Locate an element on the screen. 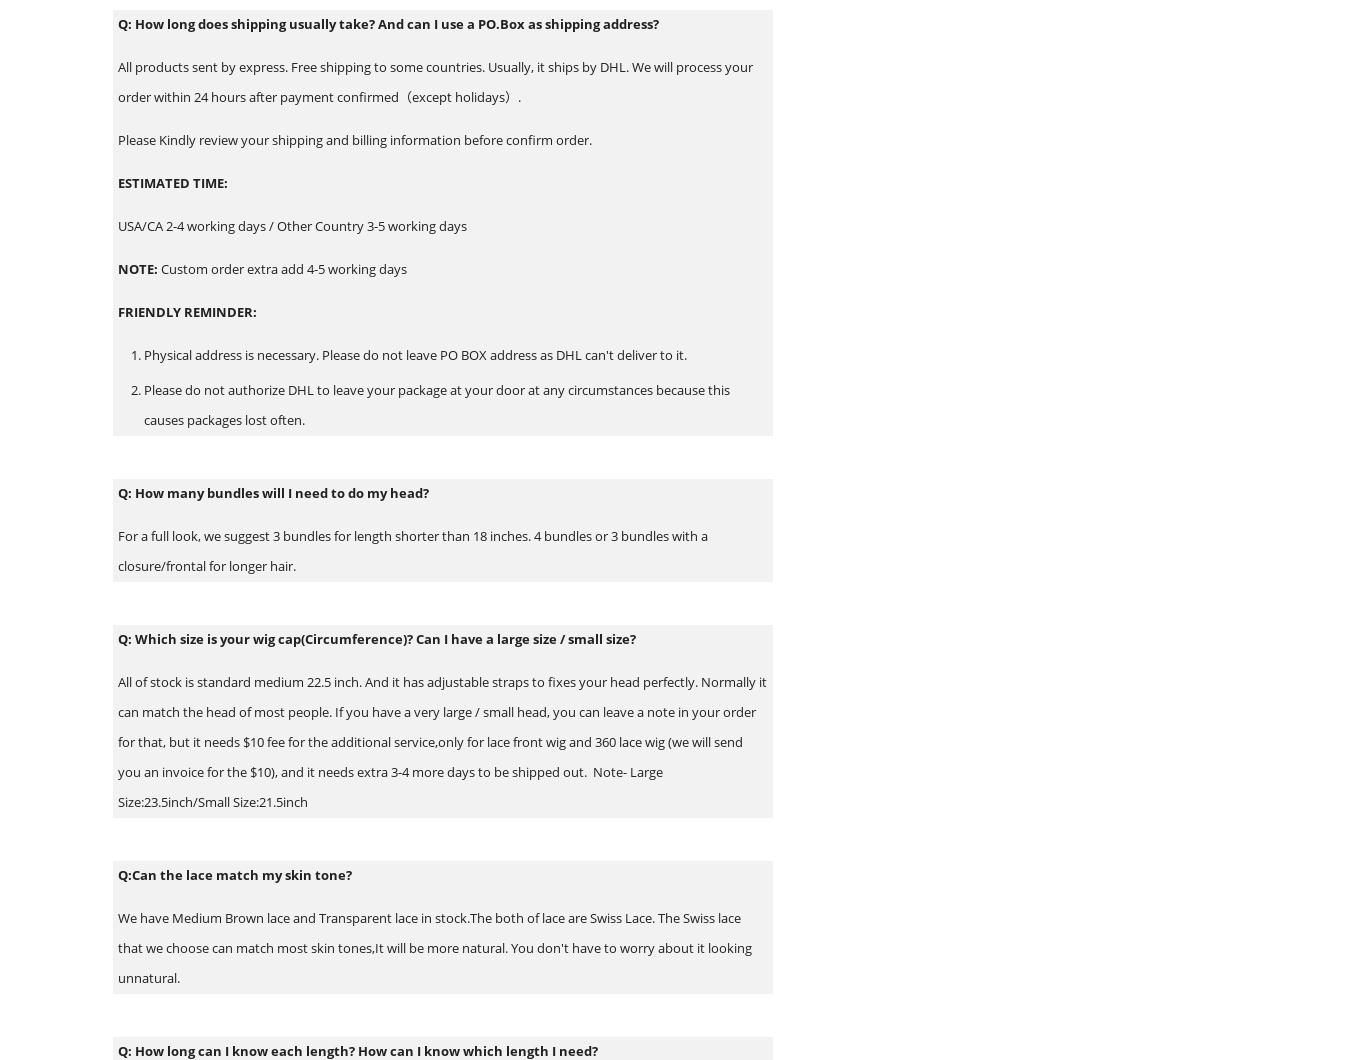  'USA/CA' is located at coordinates (117, 224).